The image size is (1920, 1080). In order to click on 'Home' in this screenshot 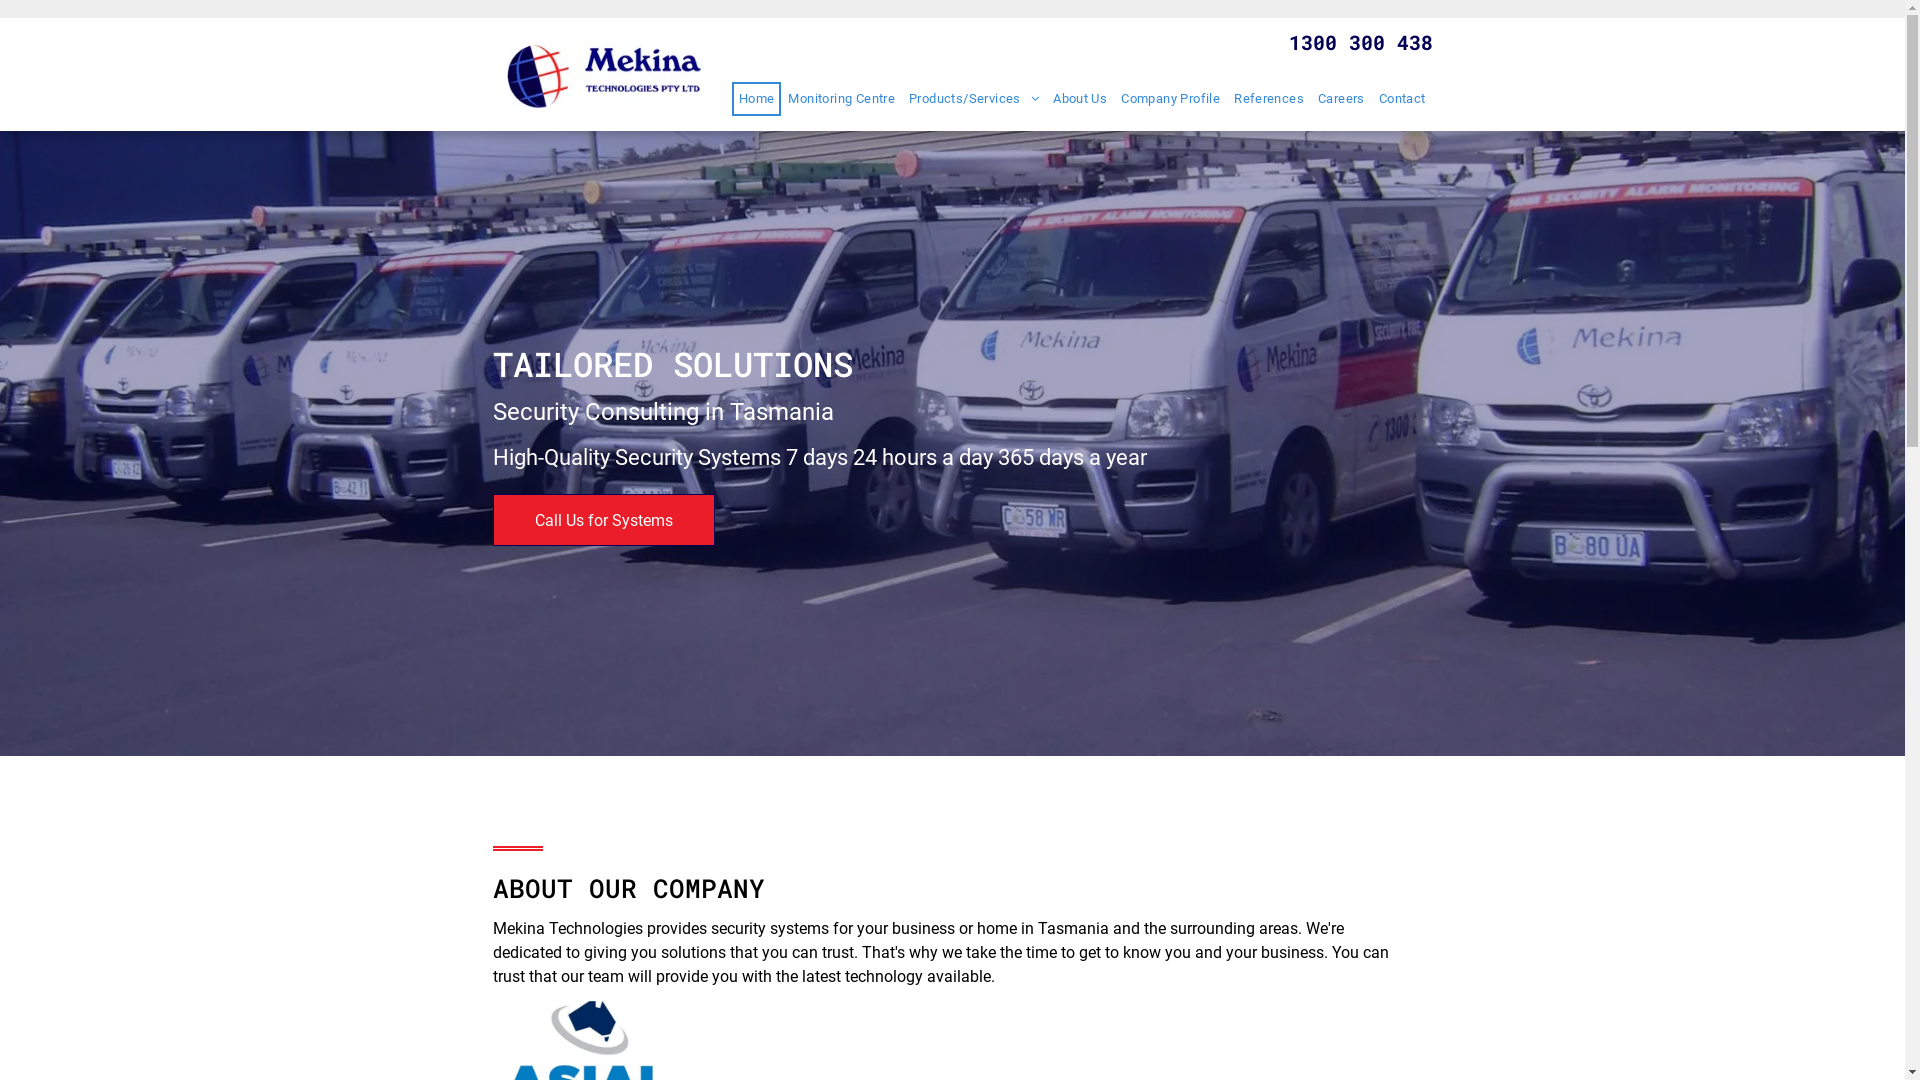, I will do `click(756, 99)`.